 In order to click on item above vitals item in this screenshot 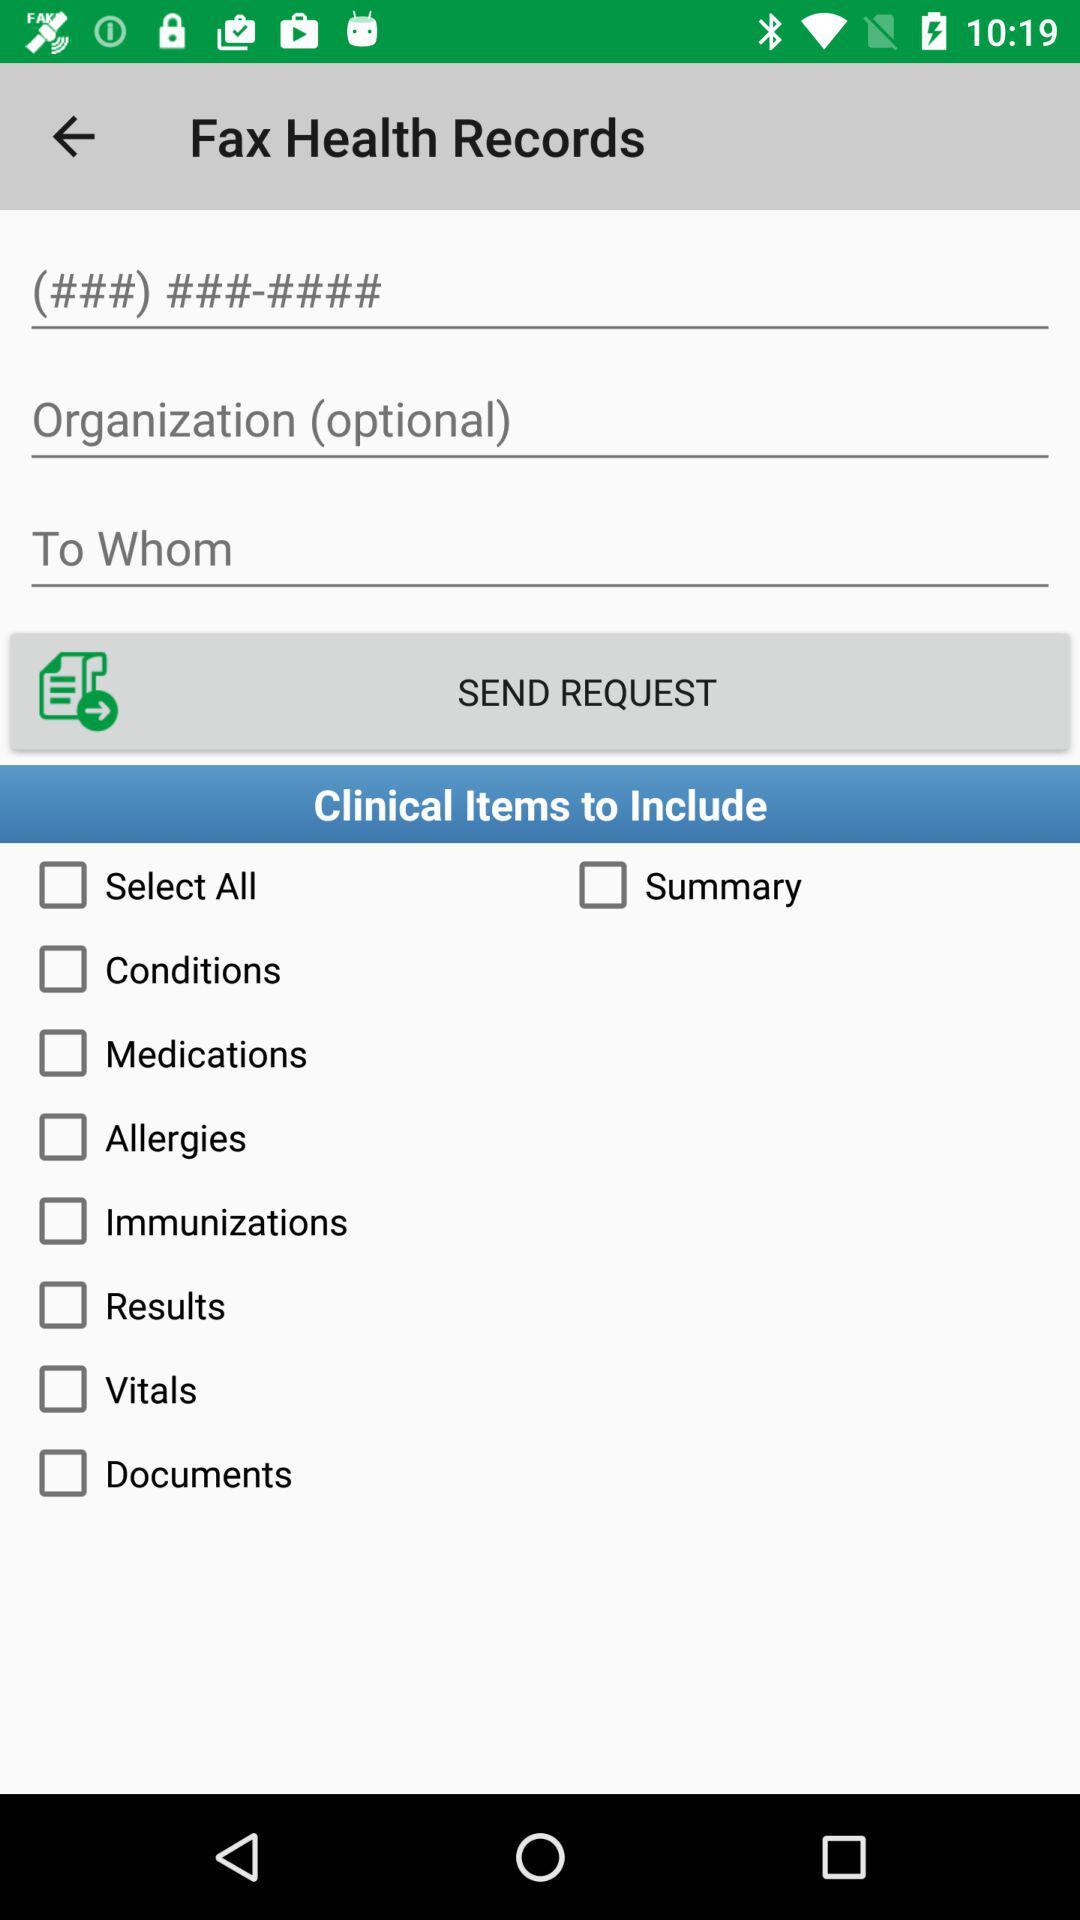, I will do `click(540, 1305)`.